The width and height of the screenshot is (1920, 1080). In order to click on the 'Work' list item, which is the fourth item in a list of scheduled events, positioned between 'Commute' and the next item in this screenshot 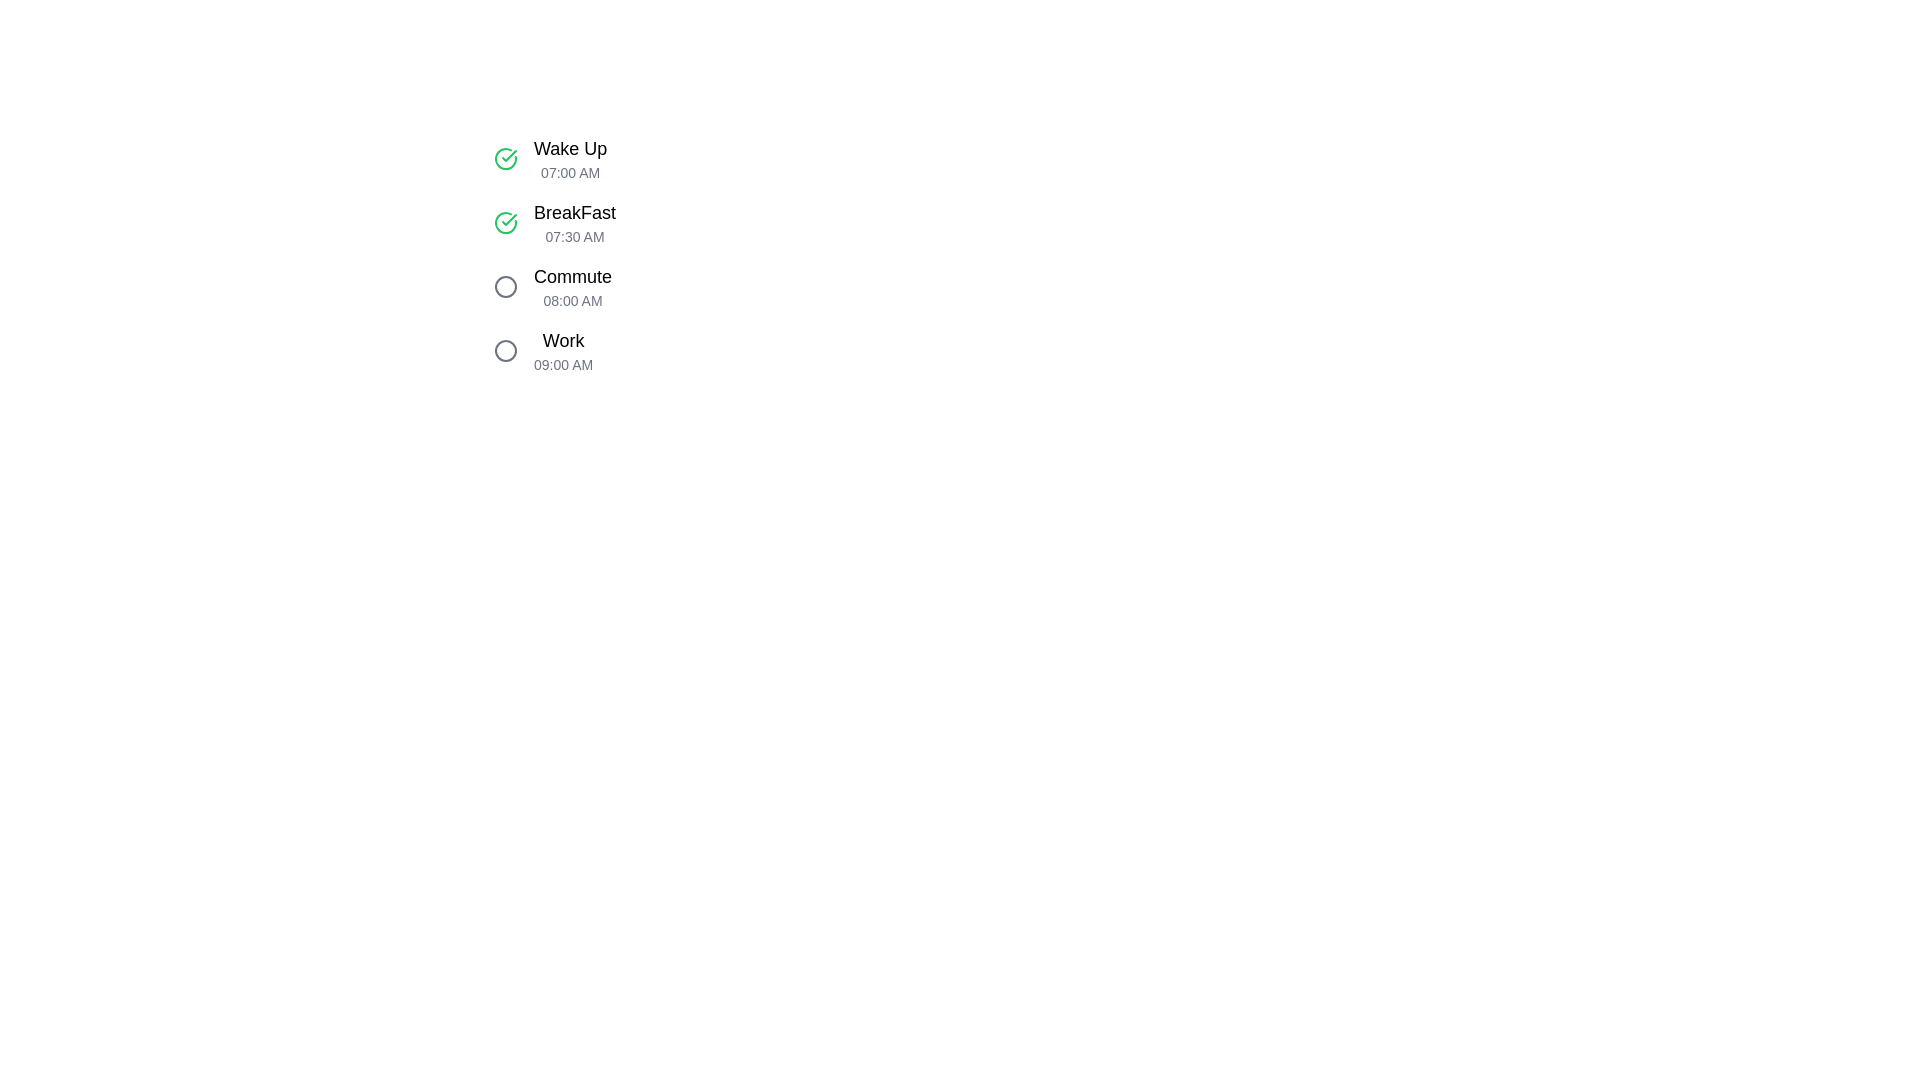, I will do `click(686, 350)`.